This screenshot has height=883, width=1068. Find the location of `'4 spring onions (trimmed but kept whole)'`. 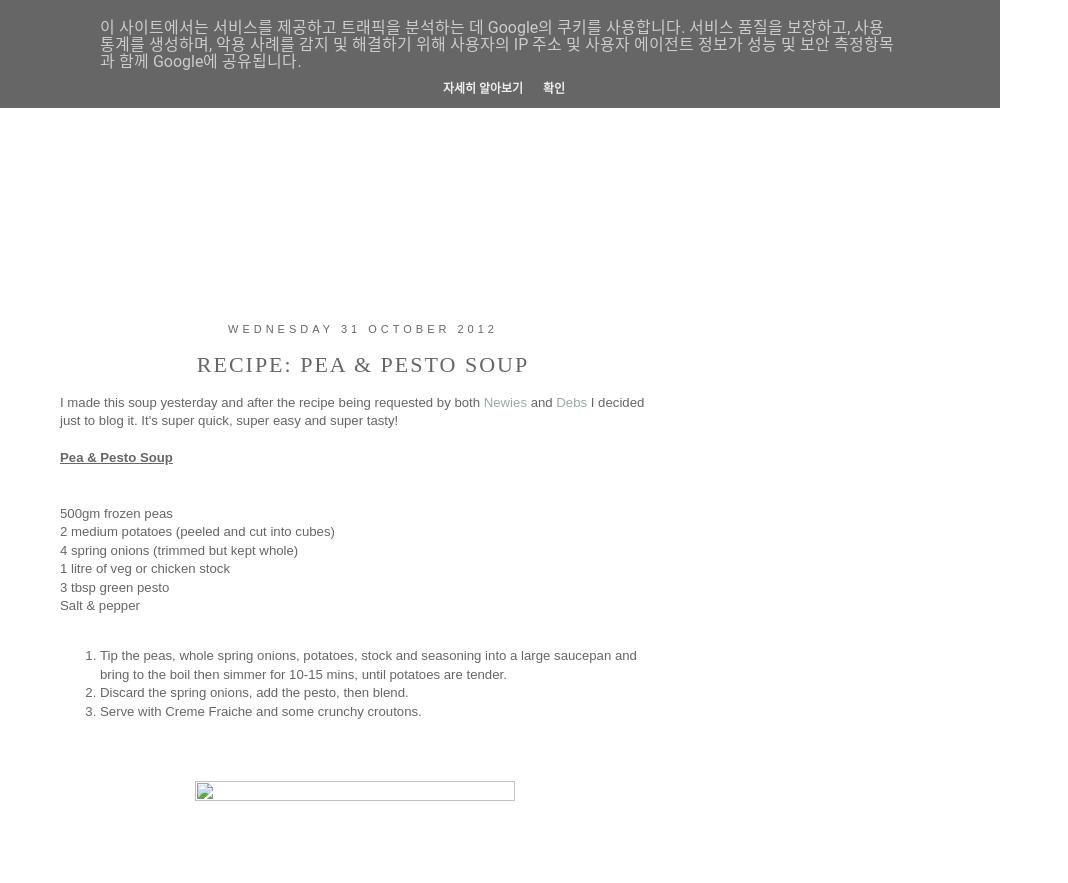

'4 spring onions (trimmed but kept whole)' is located at coordinates (178, 549).